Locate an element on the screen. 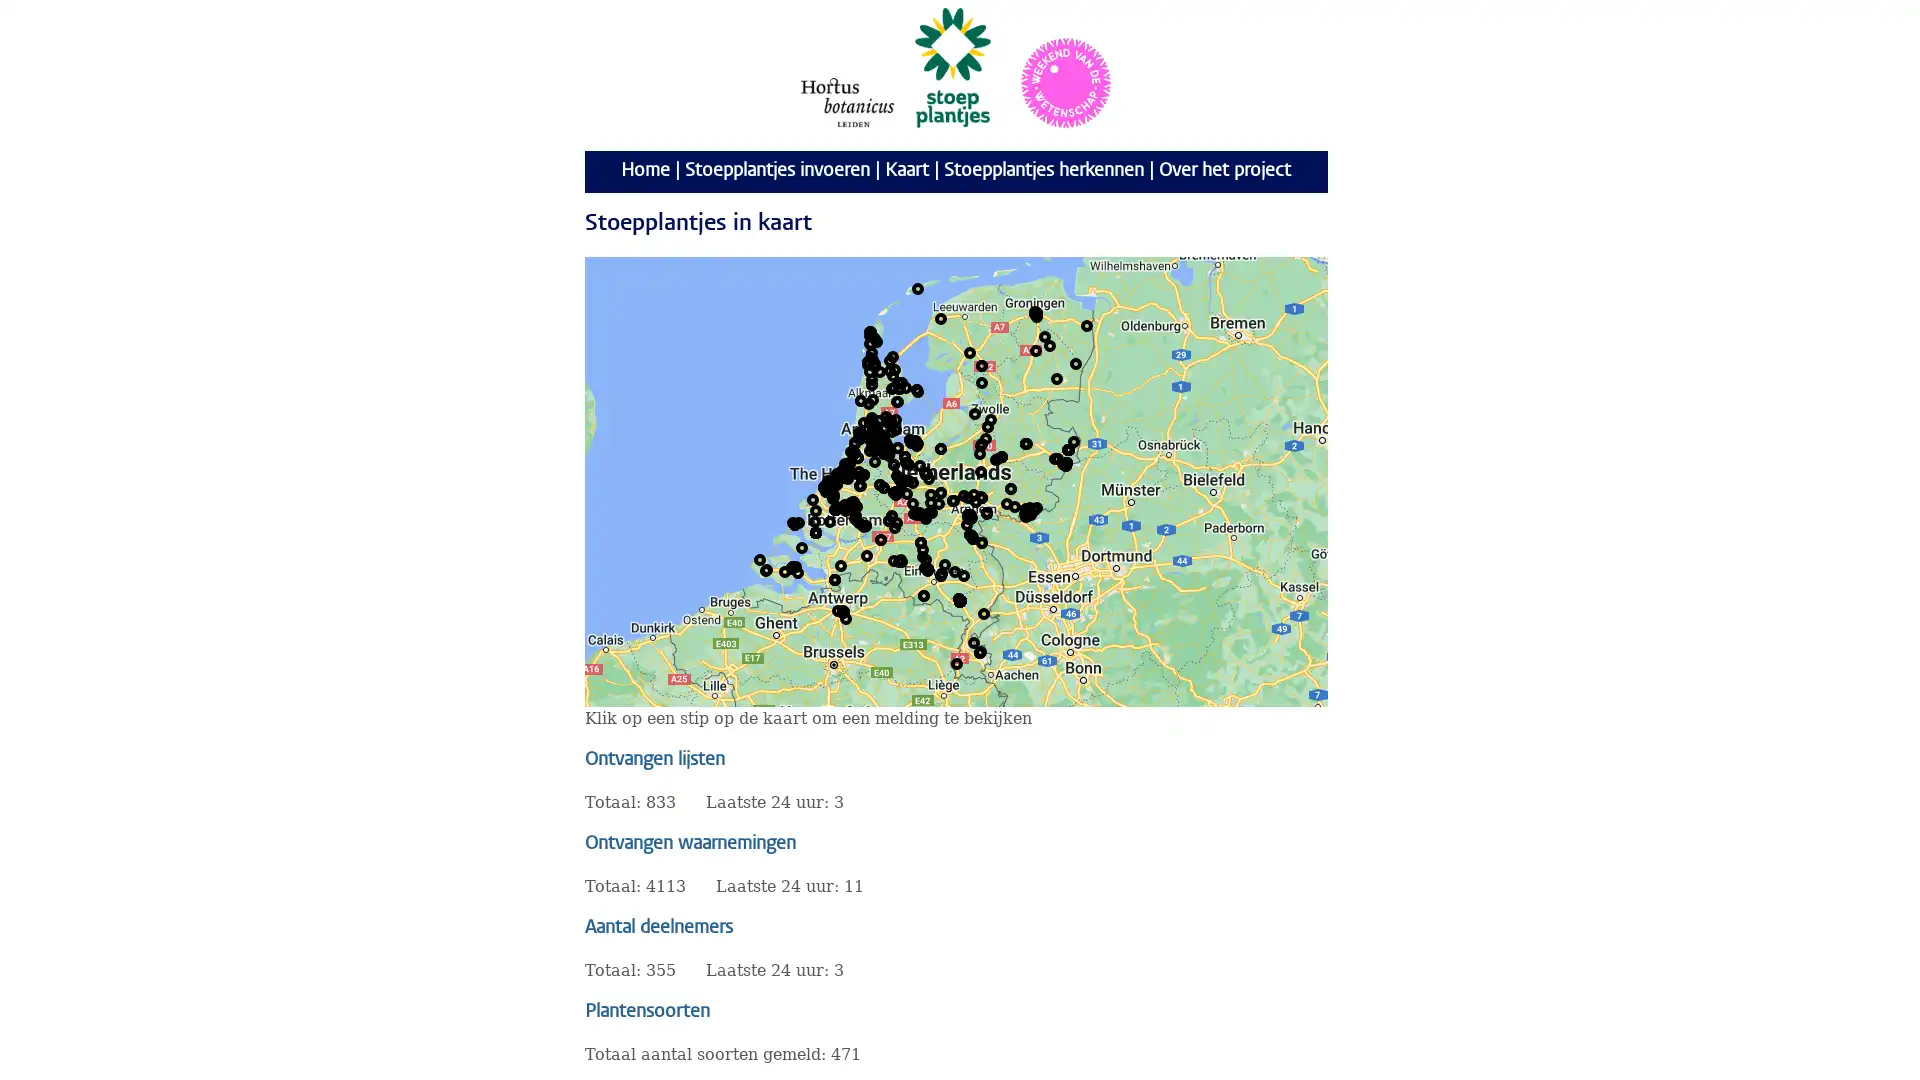 The height and width of the screenshot is (1080, 1920). Telling van Ton Frenken op 02 mei 2022 is located at coordinates (960, 599).